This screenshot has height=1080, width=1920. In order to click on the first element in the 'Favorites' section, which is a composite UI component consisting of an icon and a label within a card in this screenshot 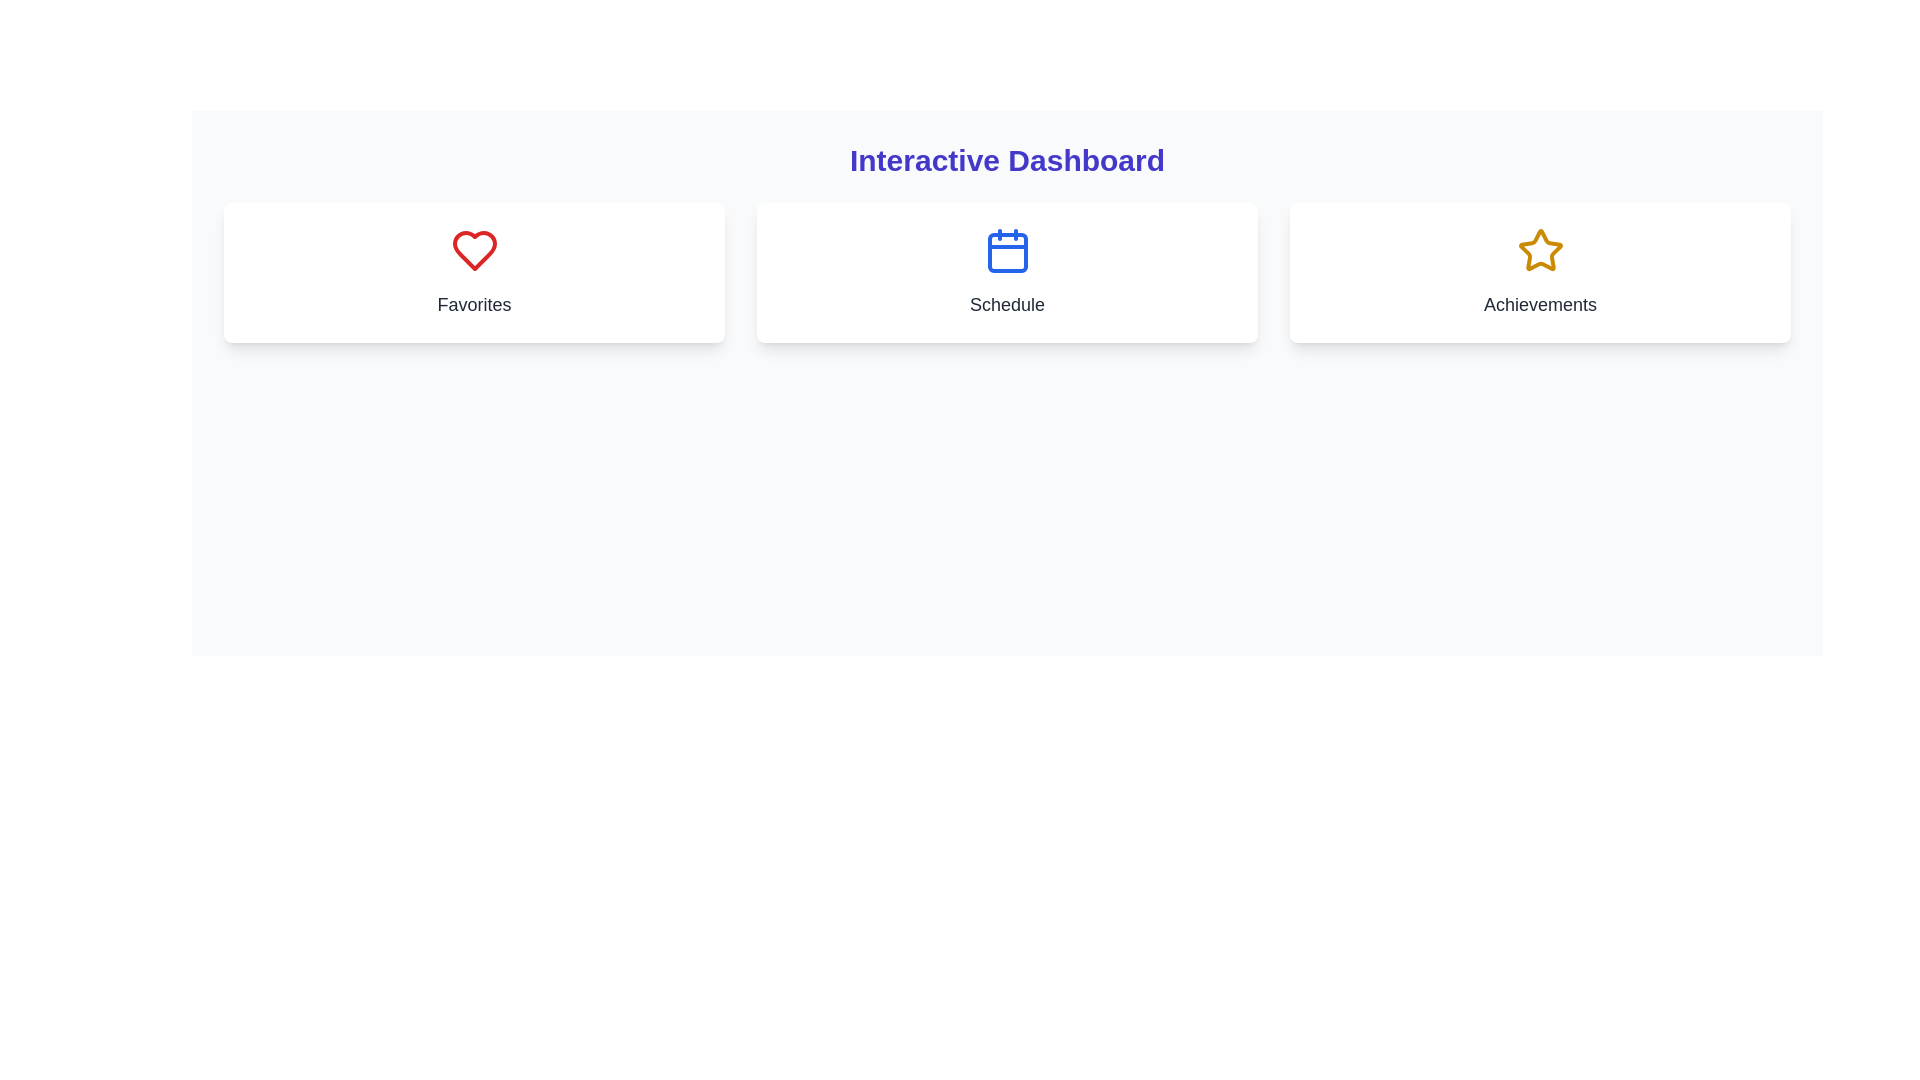, I will do `click(473, 273)`.